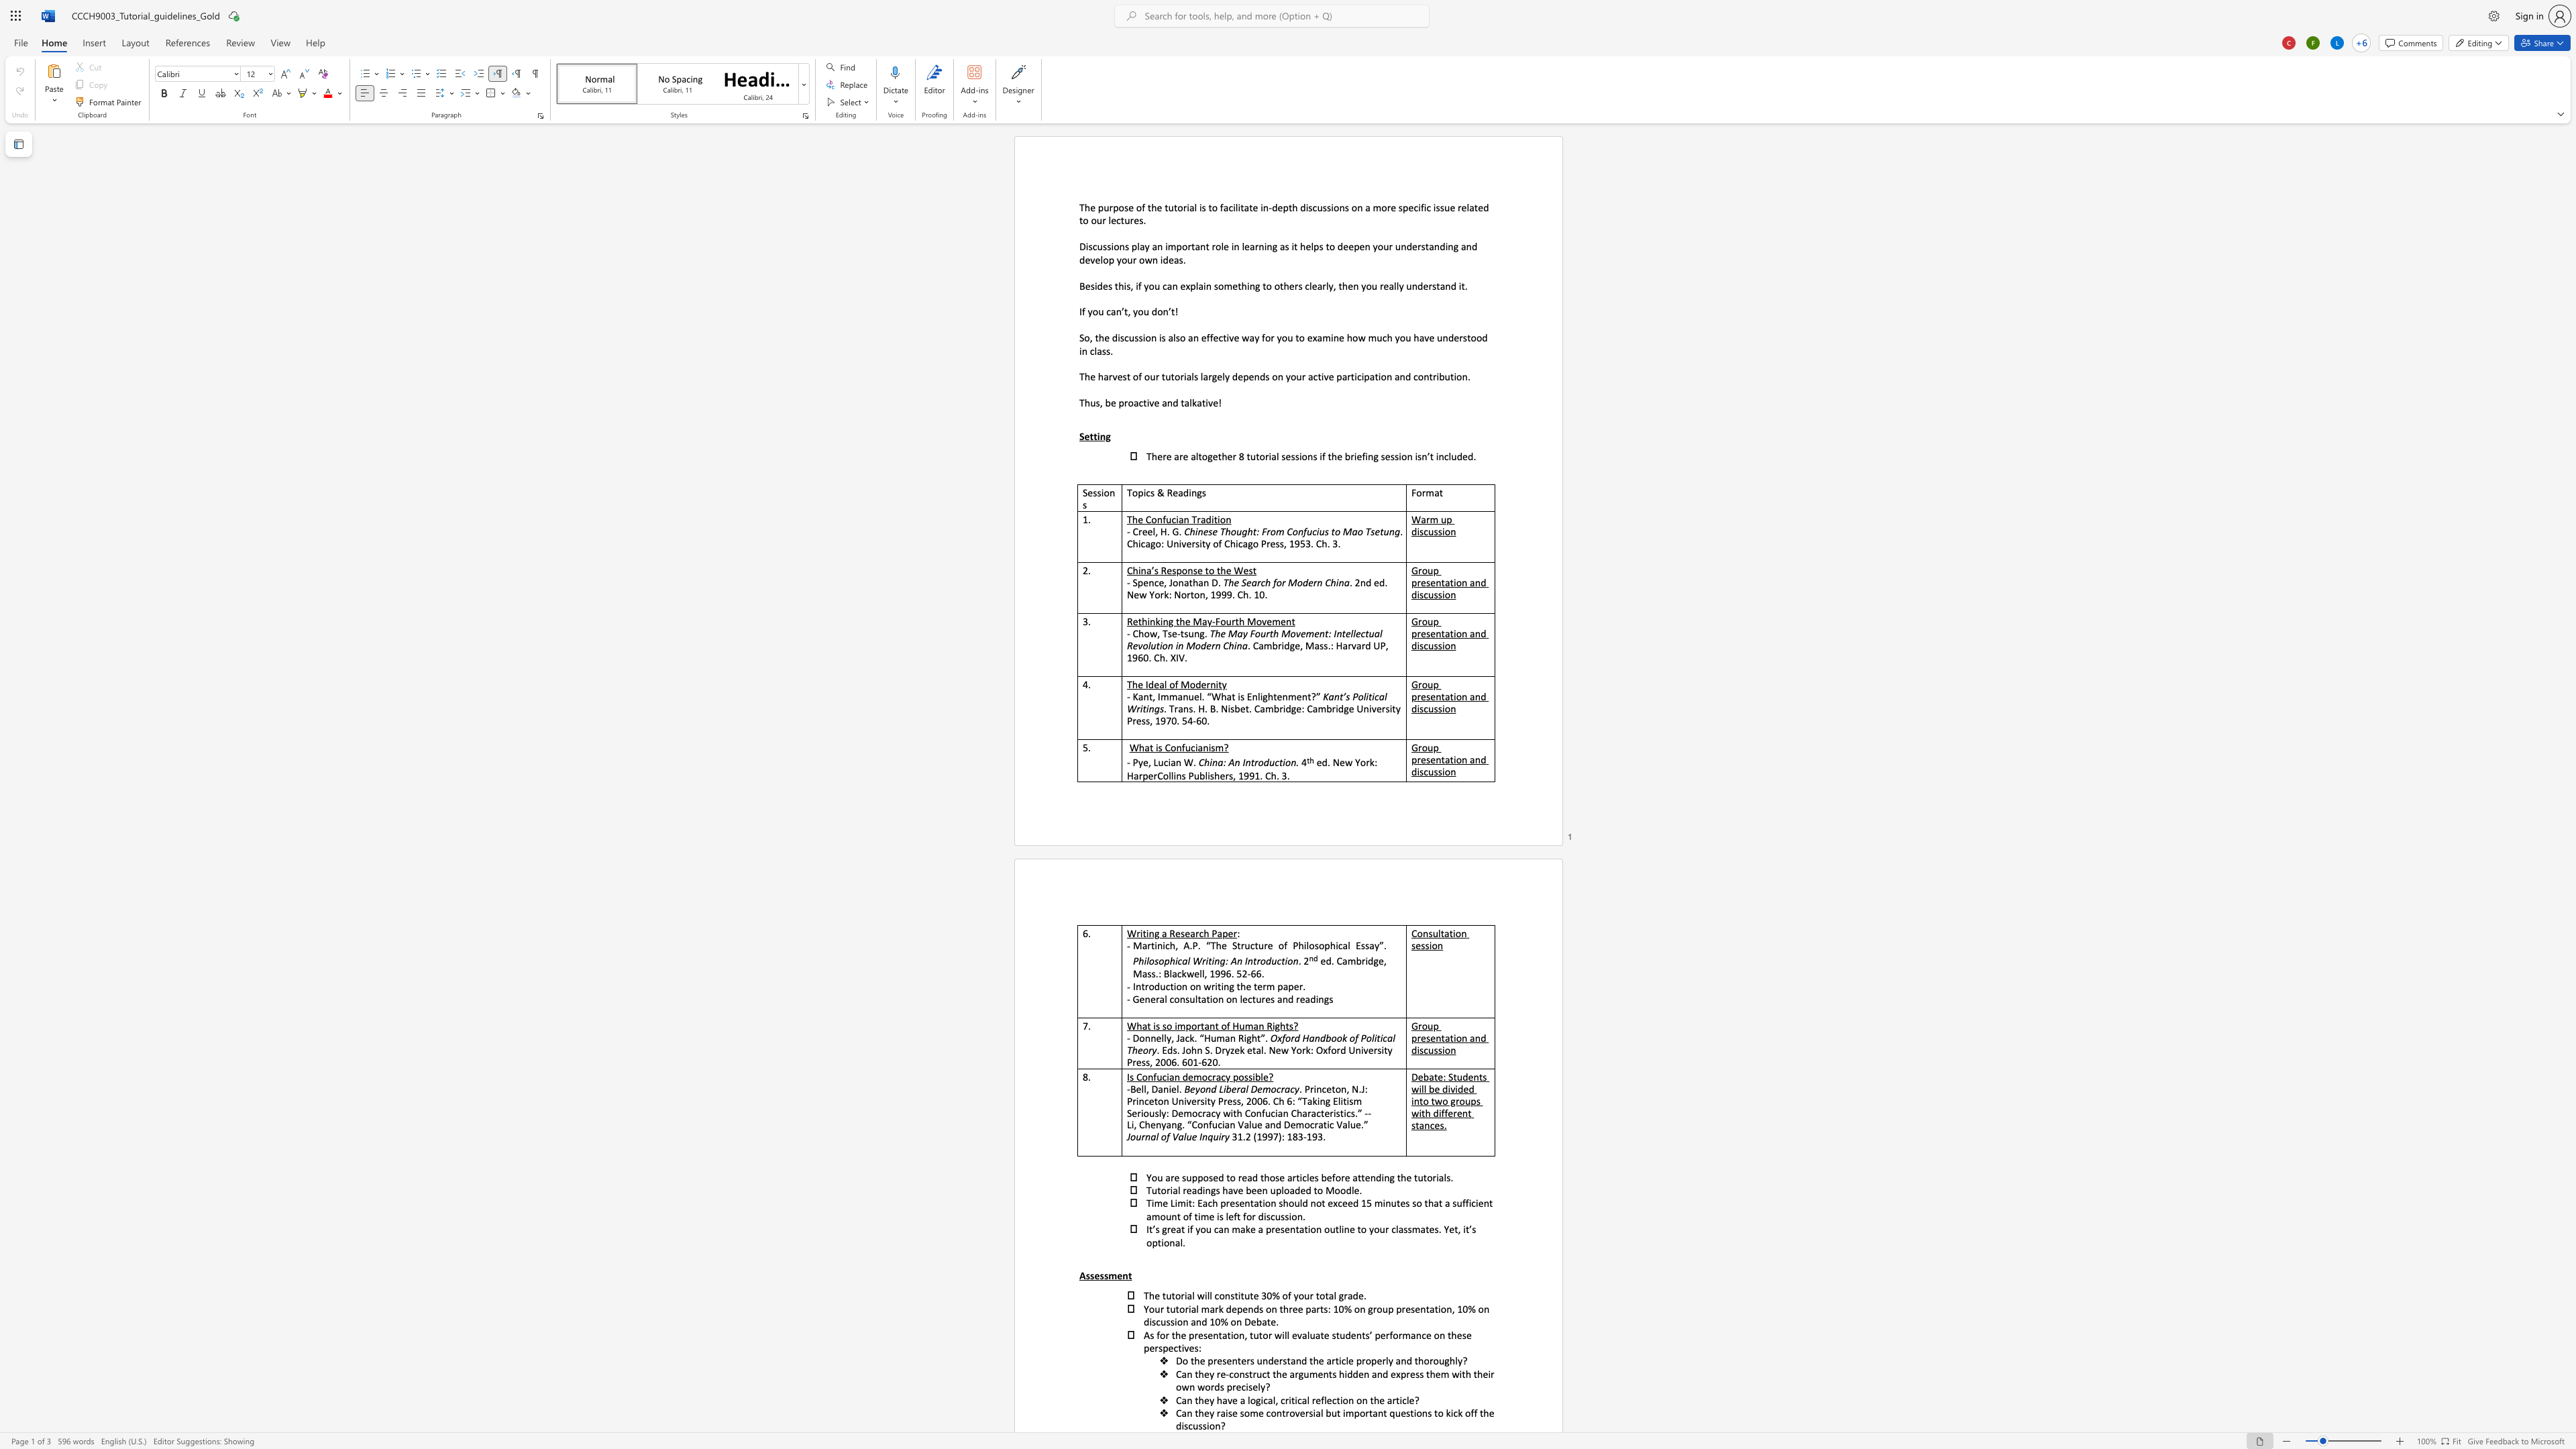  What do you see at coordinates (1150, 531) in the screenshot?
I see `the space between the continuous character "e" and "l" in the text` at bounding box center [1150, 531].